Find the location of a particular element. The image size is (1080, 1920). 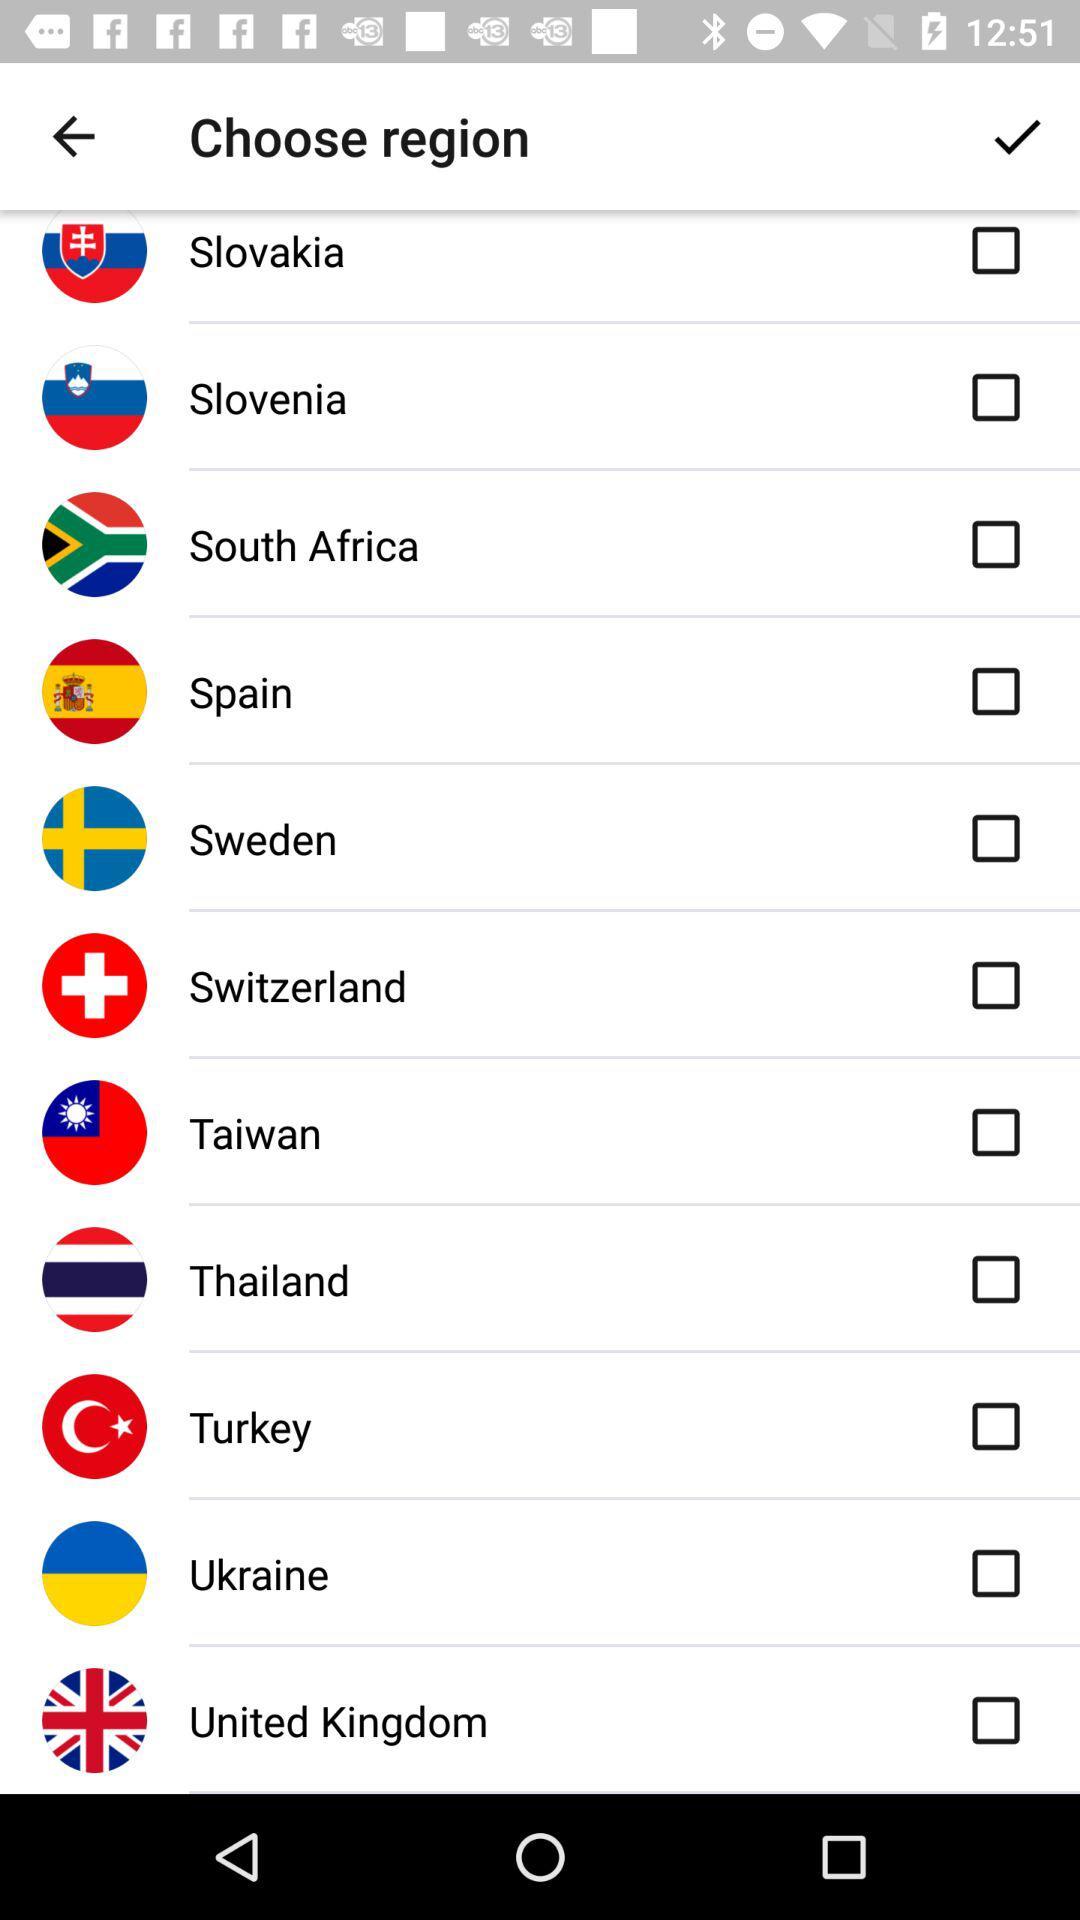

item to the right of the choose region item is located at coordinates (1017, 135).